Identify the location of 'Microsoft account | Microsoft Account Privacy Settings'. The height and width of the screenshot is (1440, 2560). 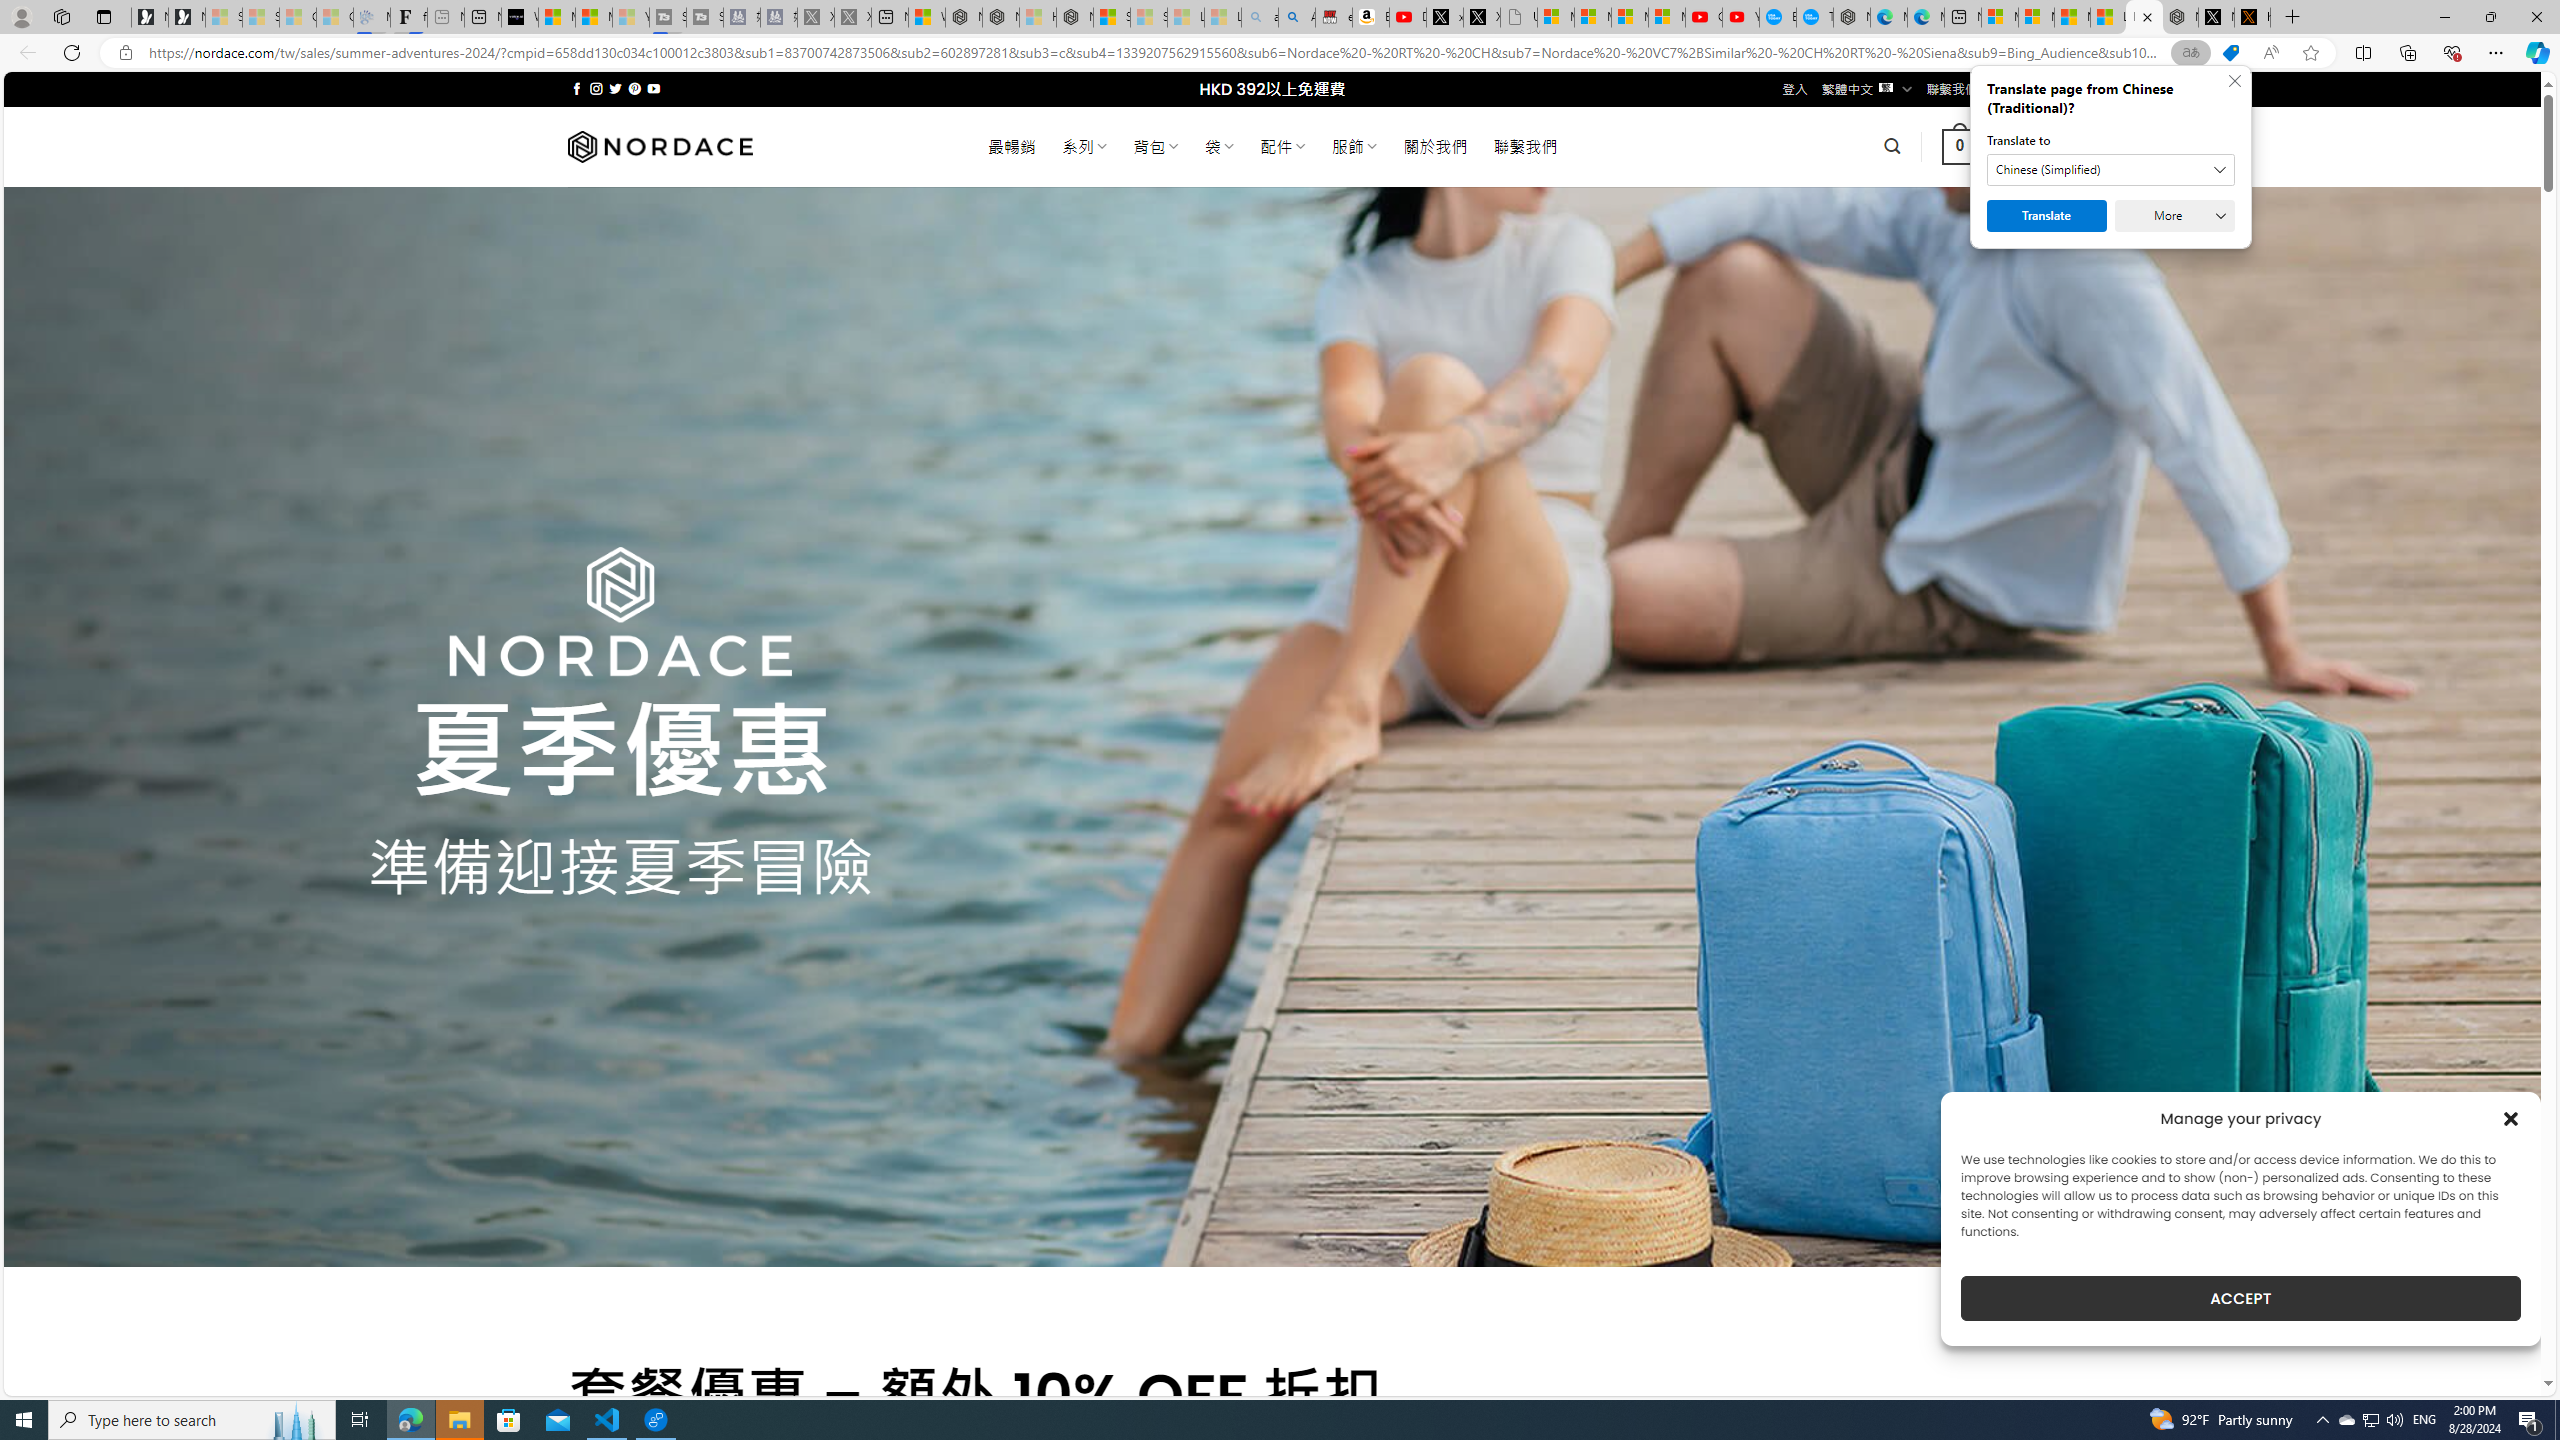
(2000, 16).